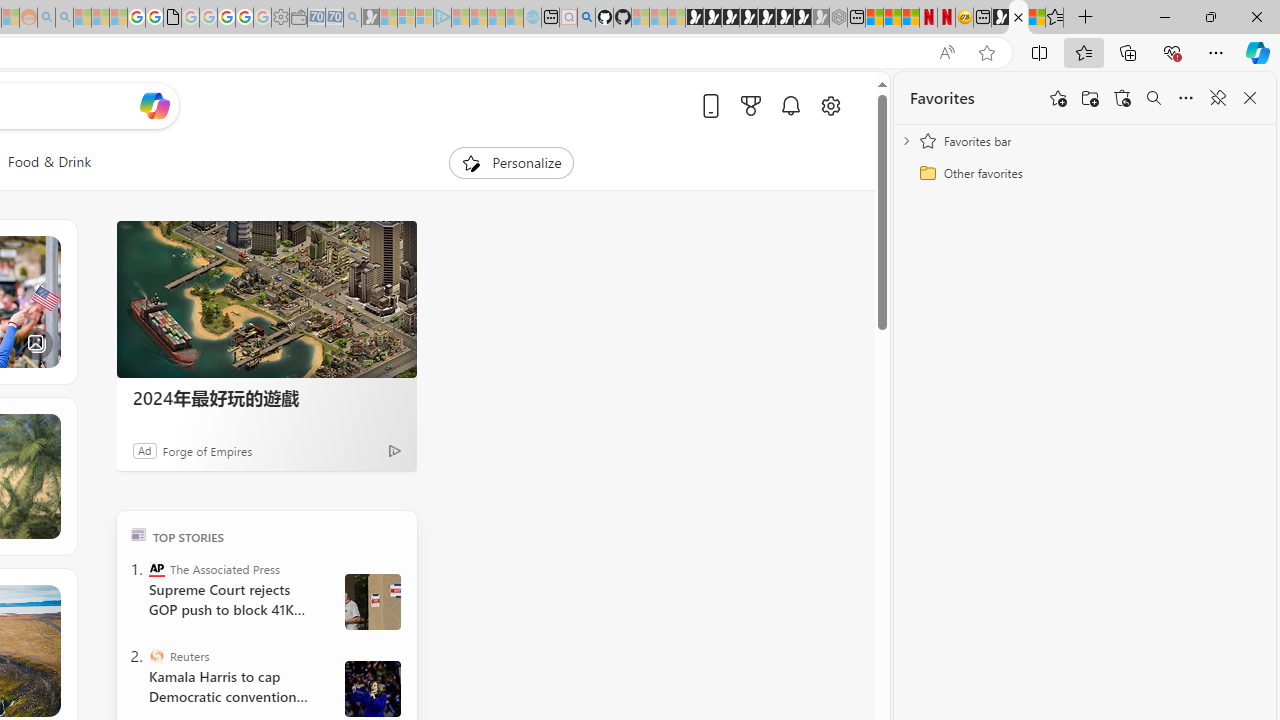 The height and width of the screenshot is (720, 1280). Describe the element at coordinates (830, 105) in the screenshot. I see `'Open settings'` at that location.